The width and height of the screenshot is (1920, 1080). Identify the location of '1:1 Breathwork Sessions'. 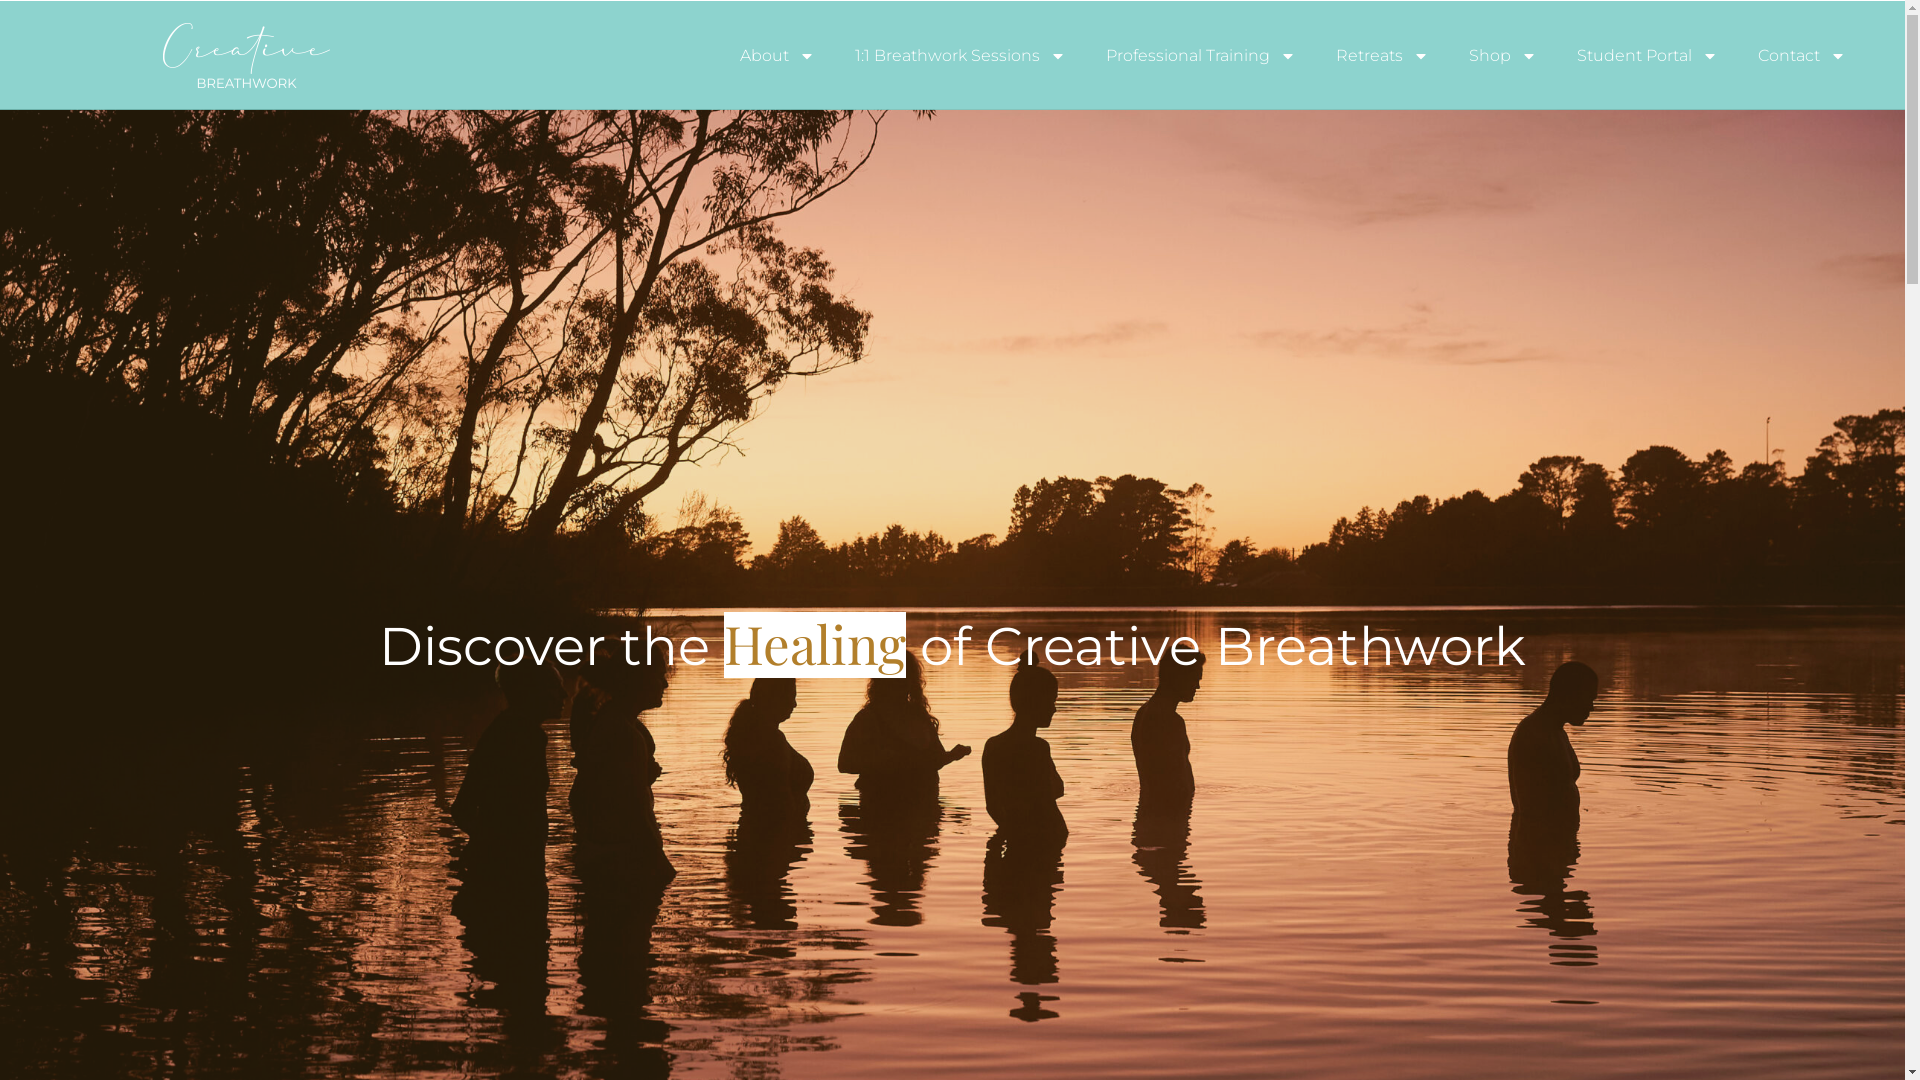
(960, 53).